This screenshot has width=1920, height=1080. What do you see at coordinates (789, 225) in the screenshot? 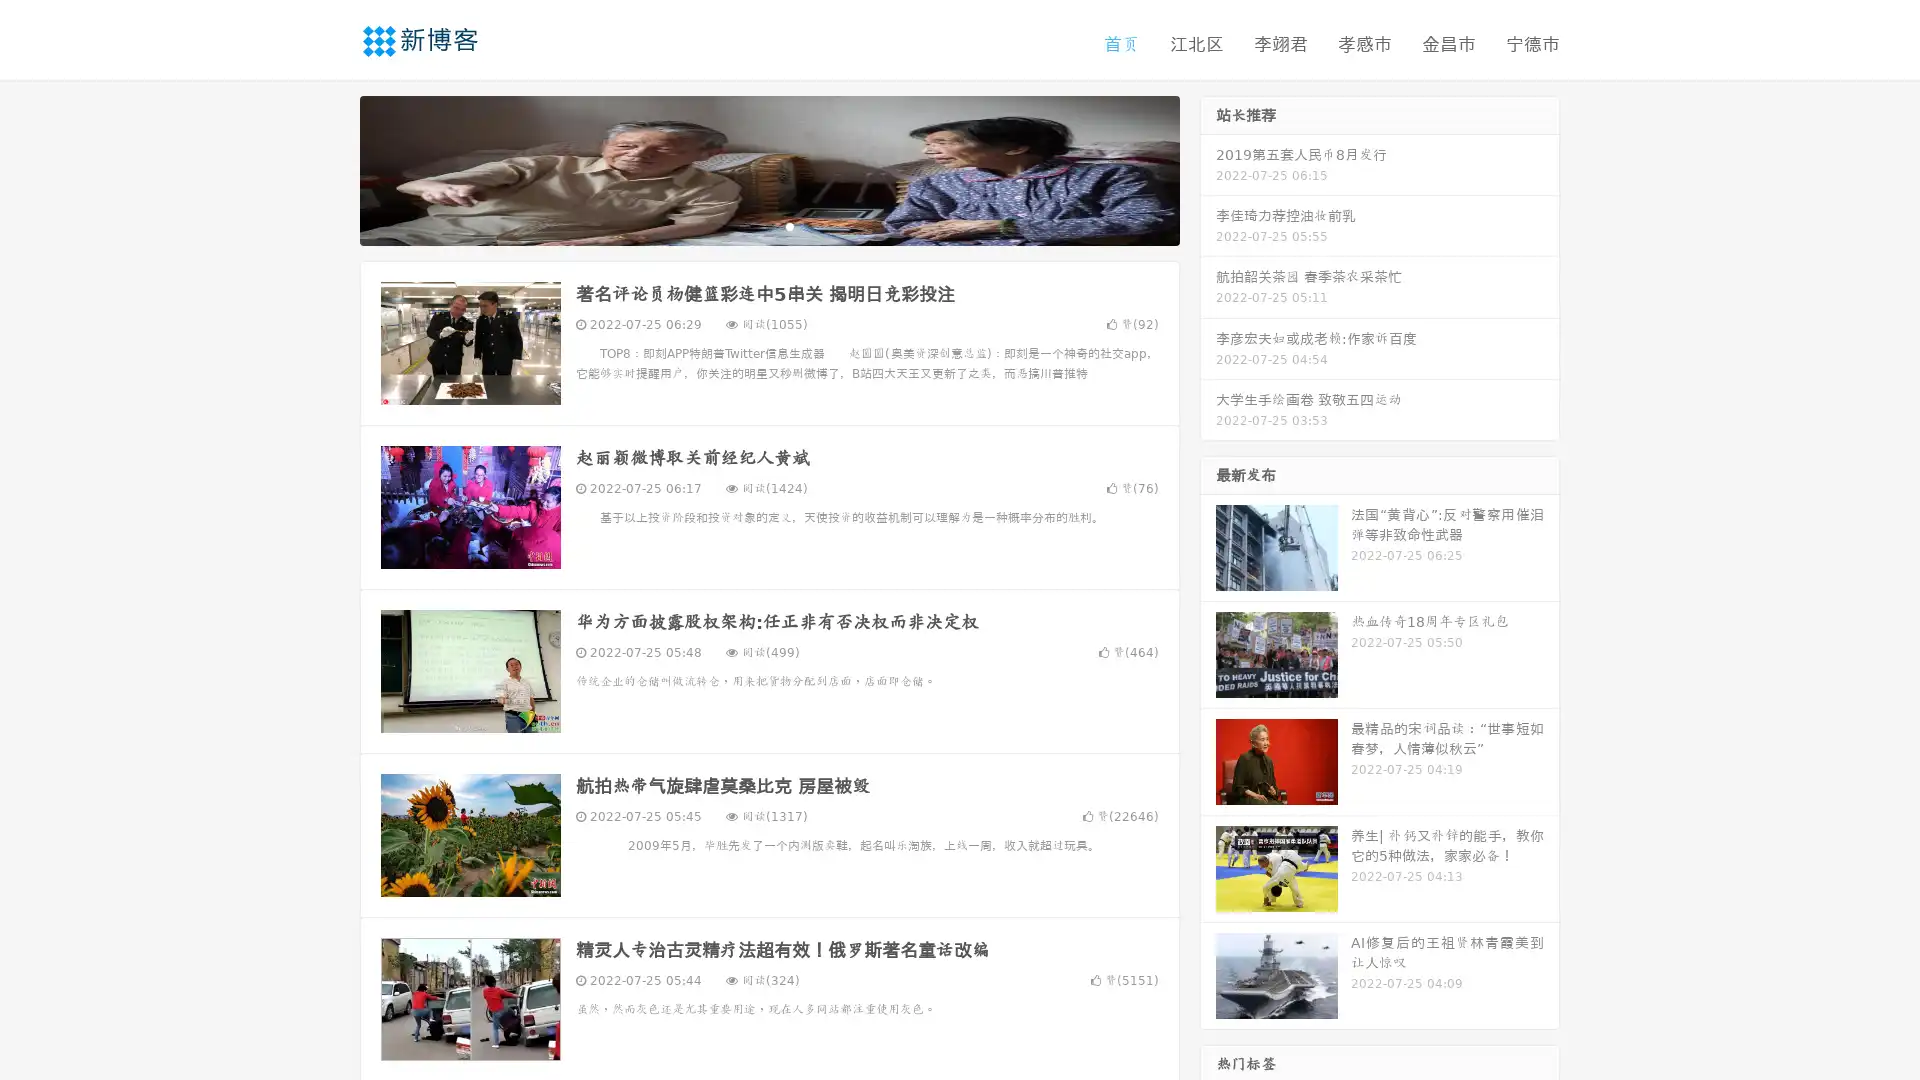
I see `Go to slide 3` at bounding box center [789, 225].